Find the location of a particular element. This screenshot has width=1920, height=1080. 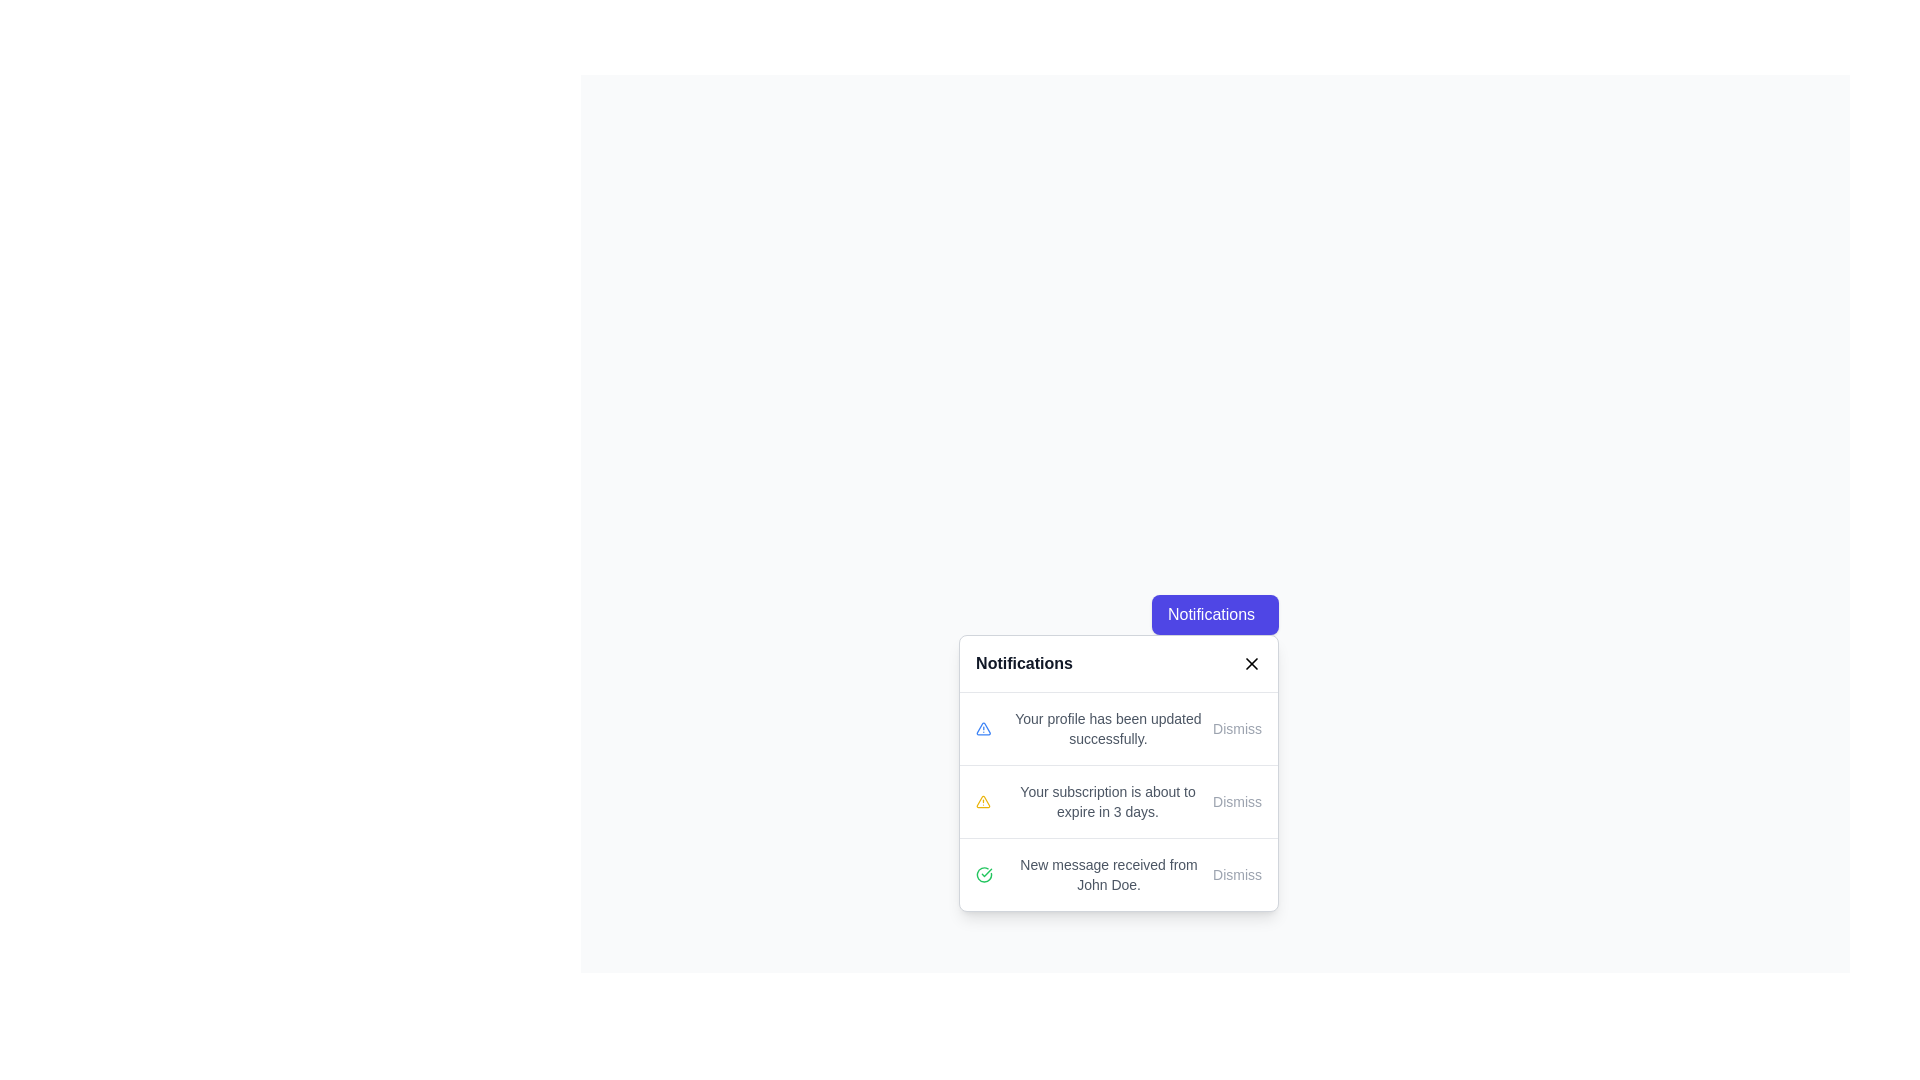

the 'Notifications' text label, which is a bold and prominent title located at the top center of the light popover window is located at coordinates (1024, 663).